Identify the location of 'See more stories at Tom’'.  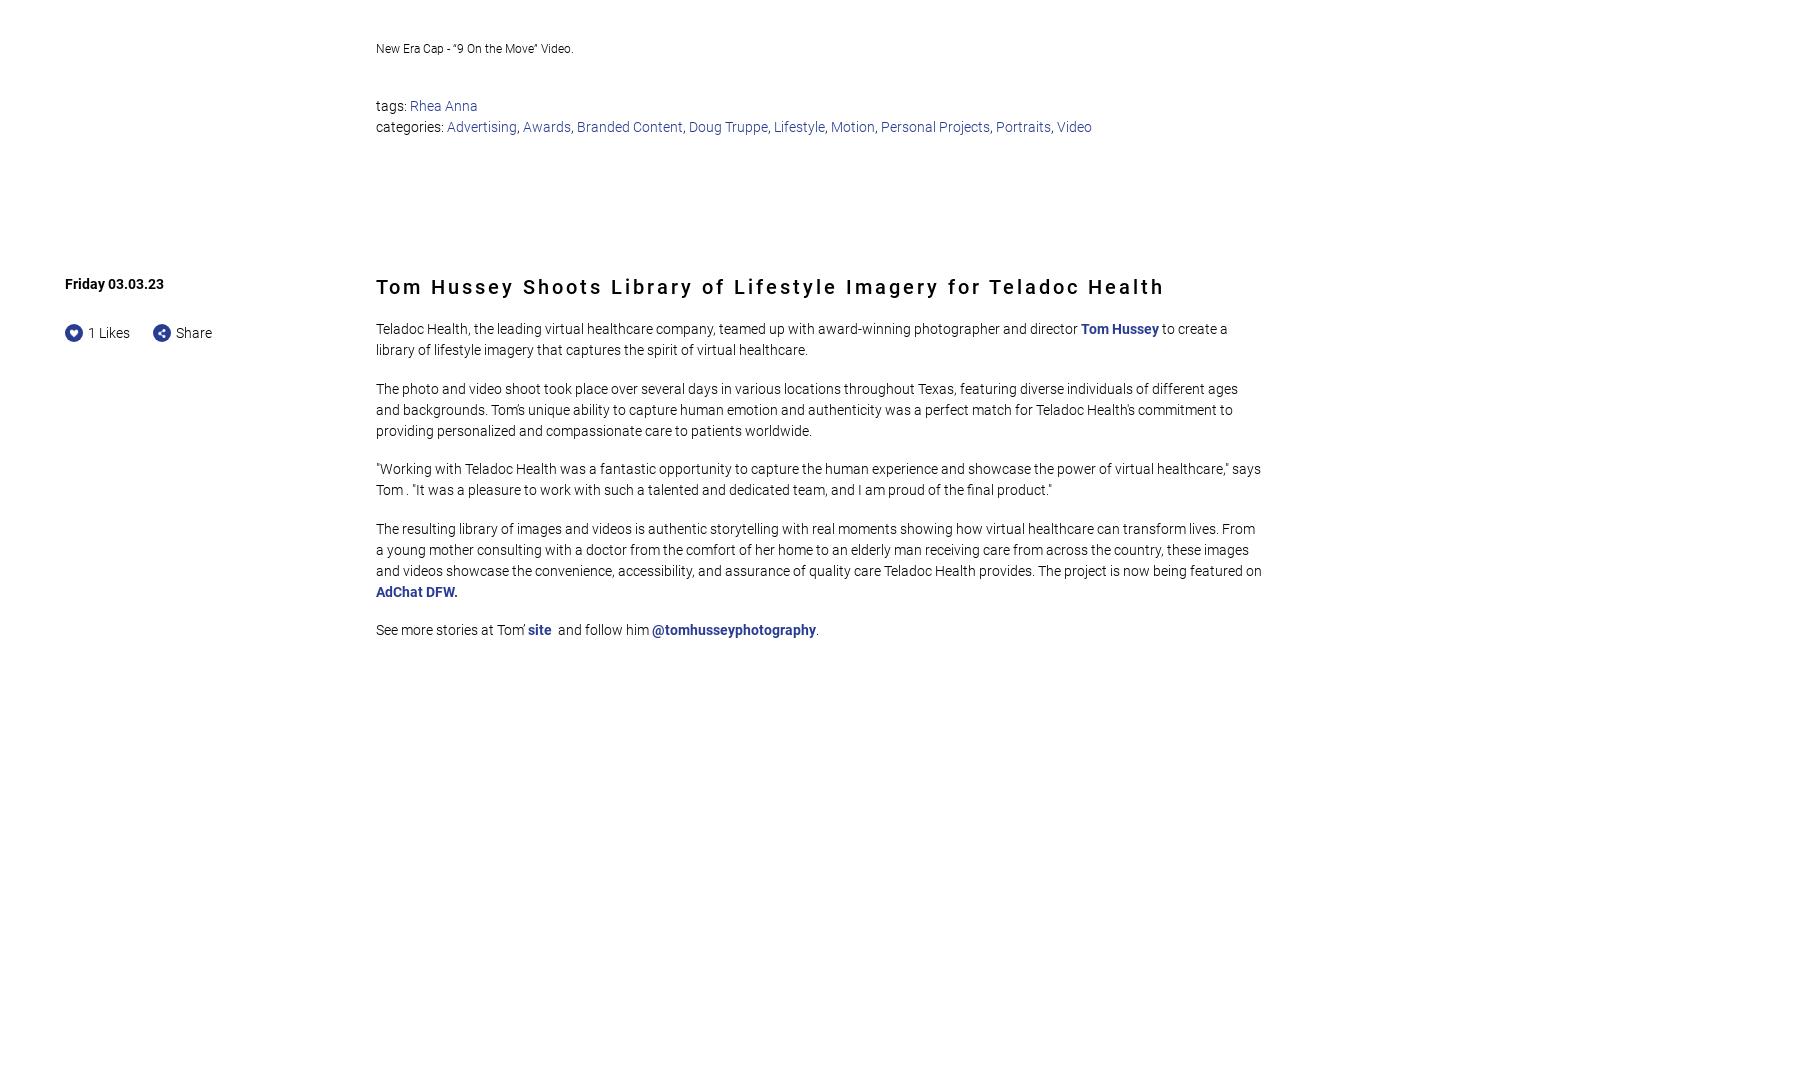
(449, 628).